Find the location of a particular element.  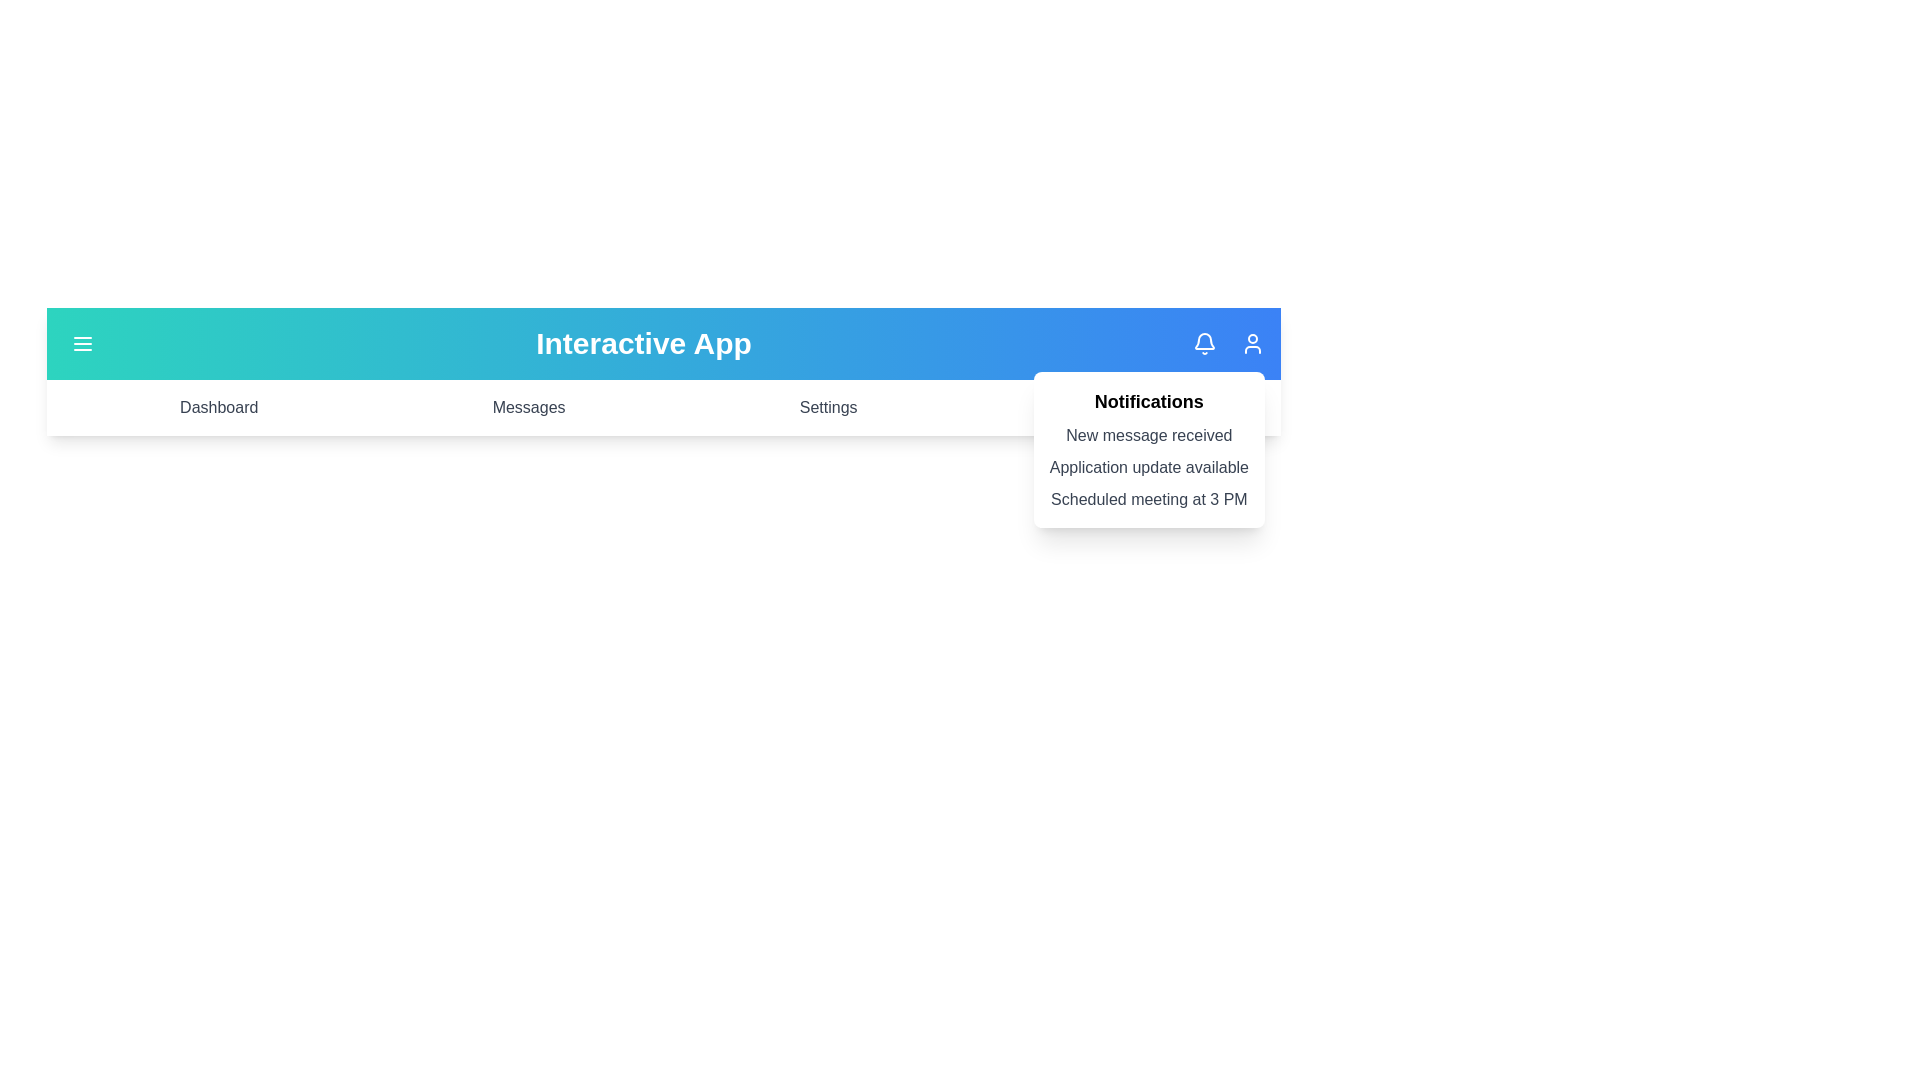

the menu item Settings from the app bar is located at coordinates (828, 407).